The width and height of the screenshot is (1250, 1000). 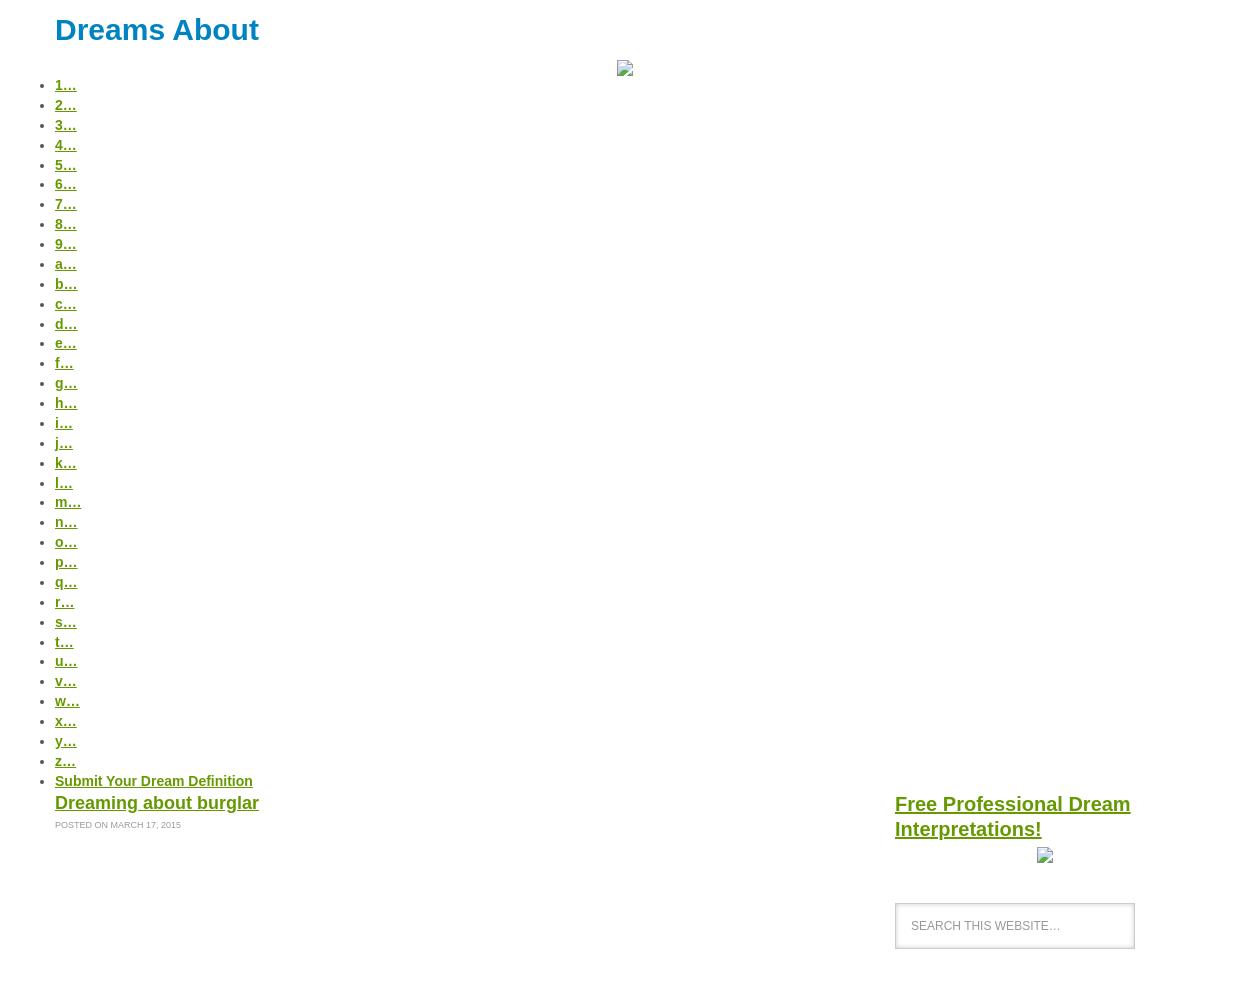 I want to click on 'q…', so click(x=65, y=580).